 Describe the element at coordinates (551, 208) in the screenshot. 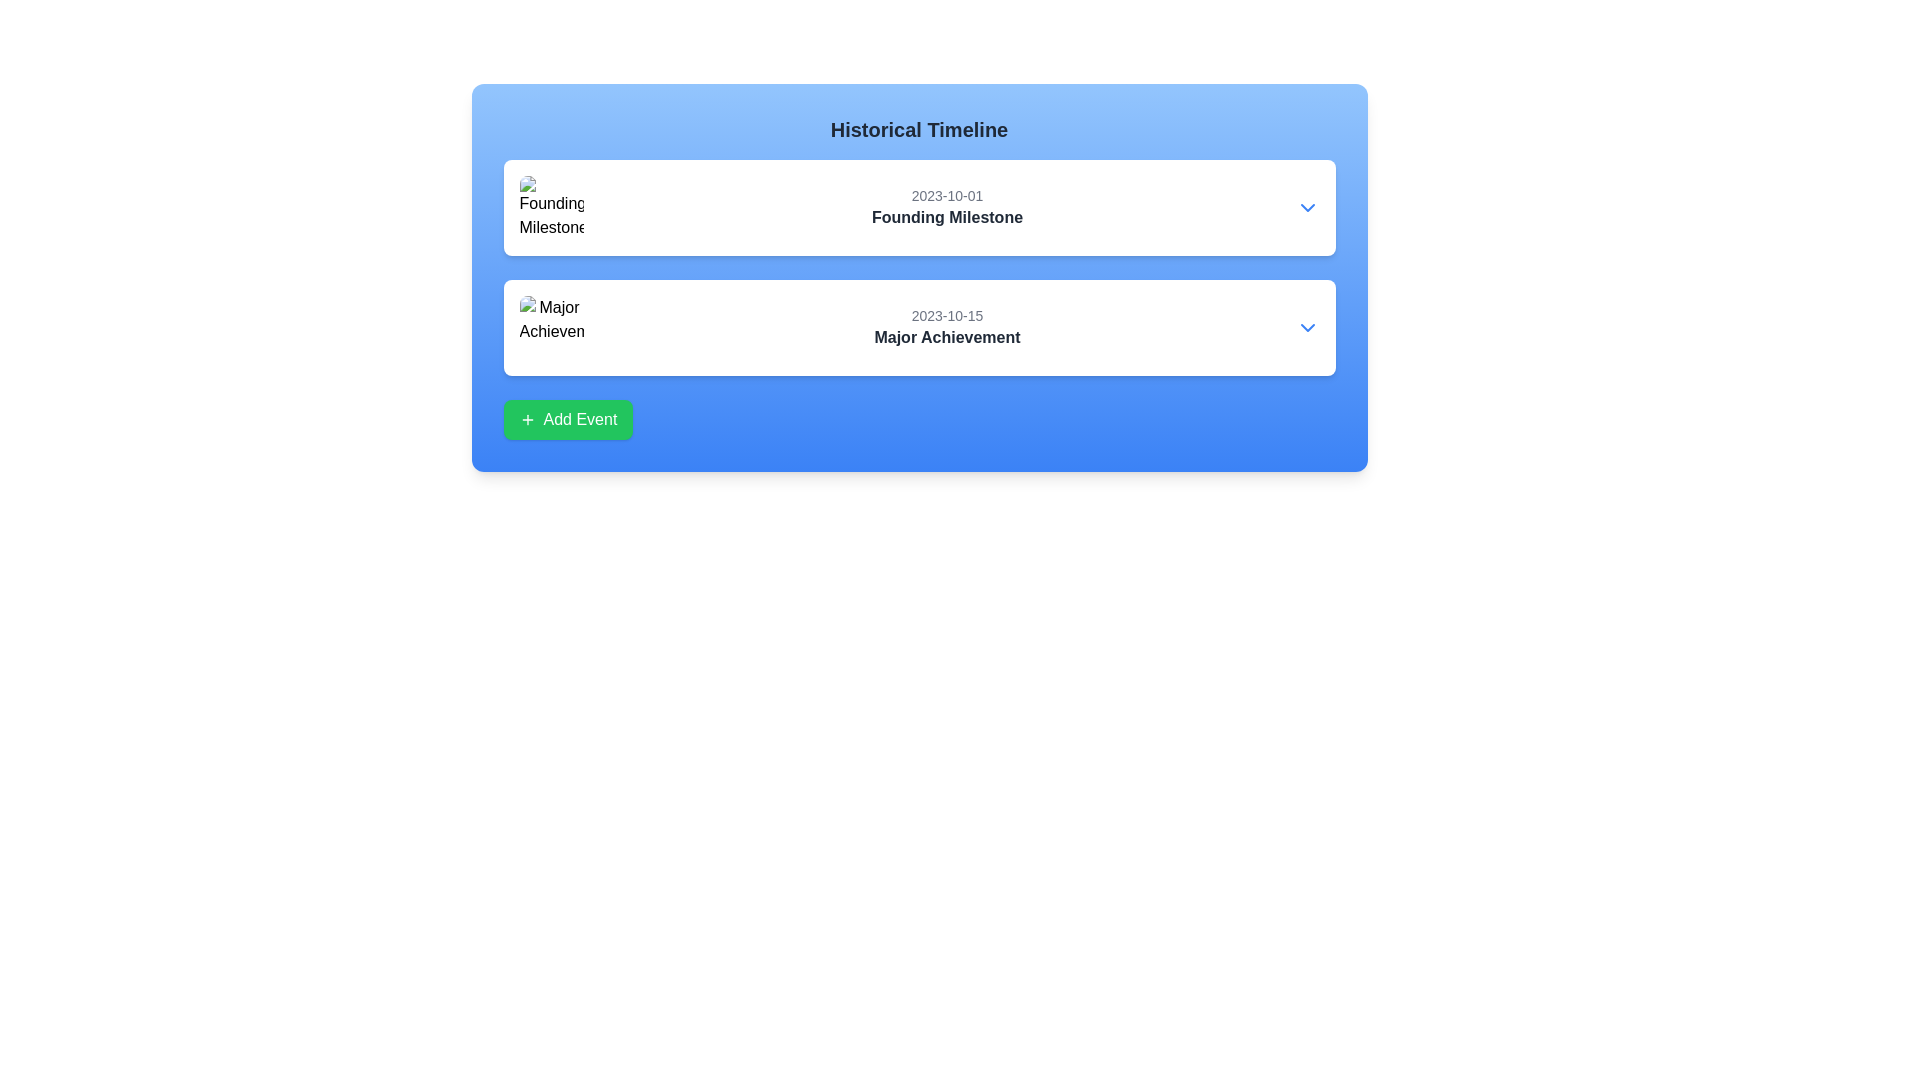

I see `the square image placeholder with rounded corners, positioned to the left of the 'Founding Milestone' heading and '2023-10-01' date, to view image options` at that location.